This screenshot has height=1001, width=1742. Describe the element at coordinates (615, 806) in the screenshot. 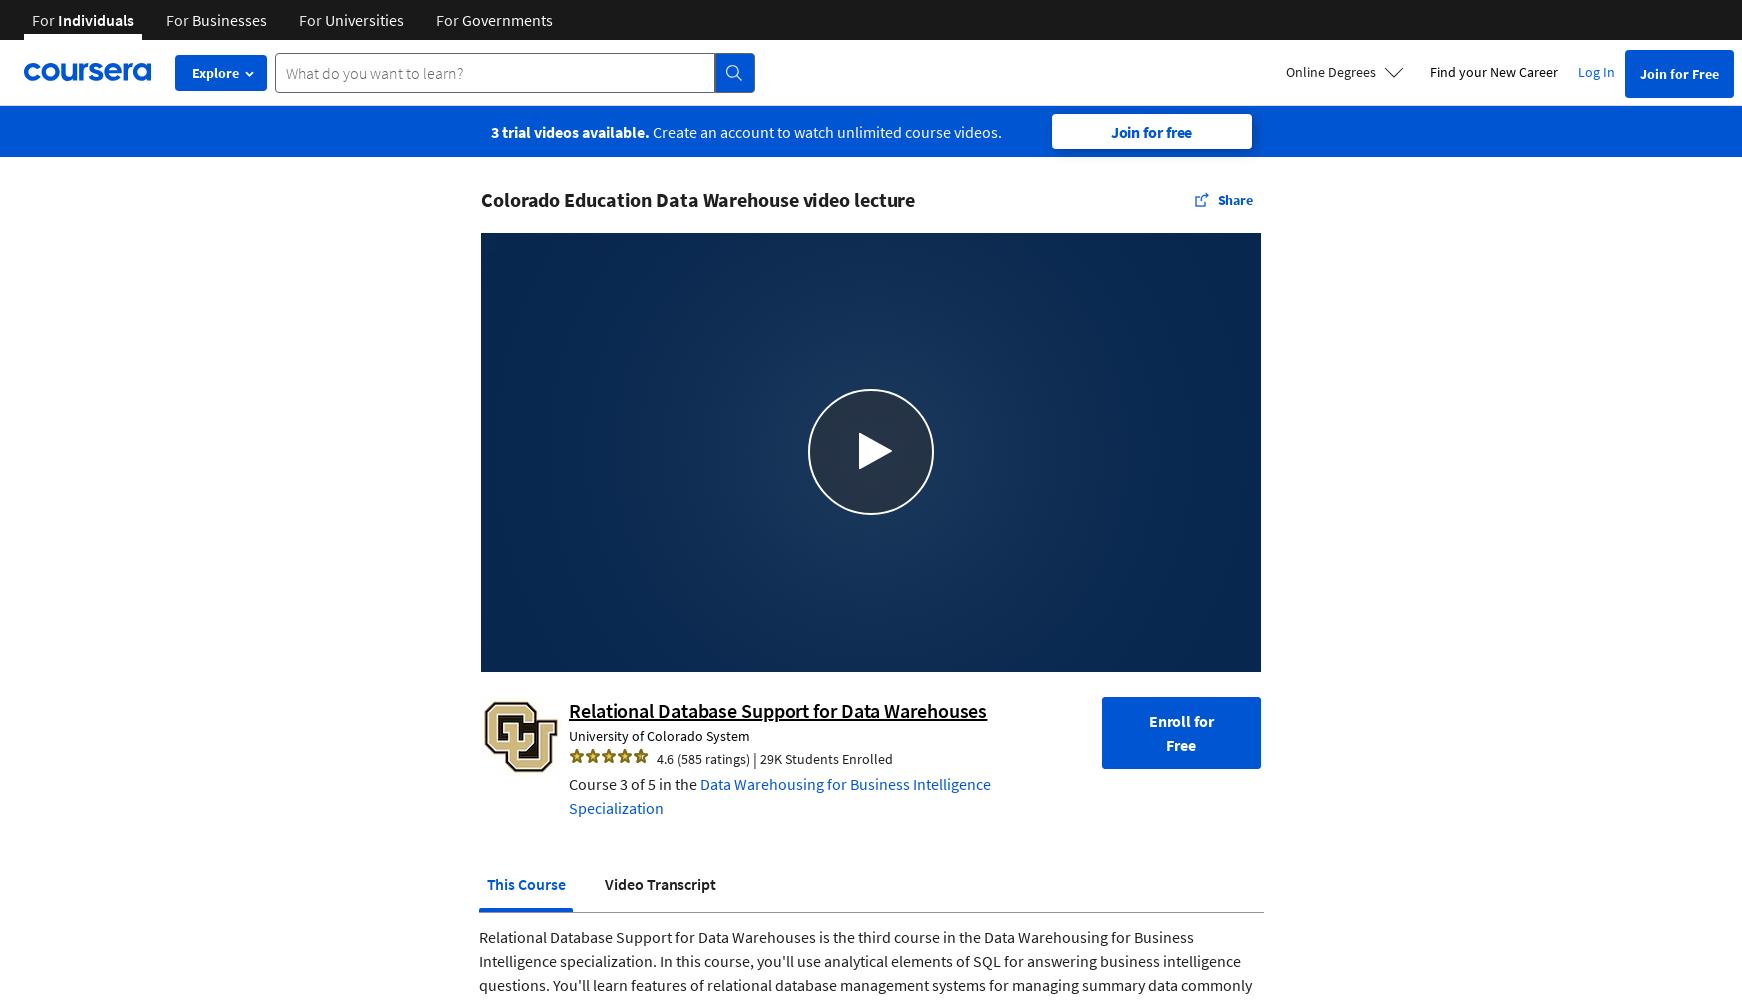

I see `'Specialization'` at that location.